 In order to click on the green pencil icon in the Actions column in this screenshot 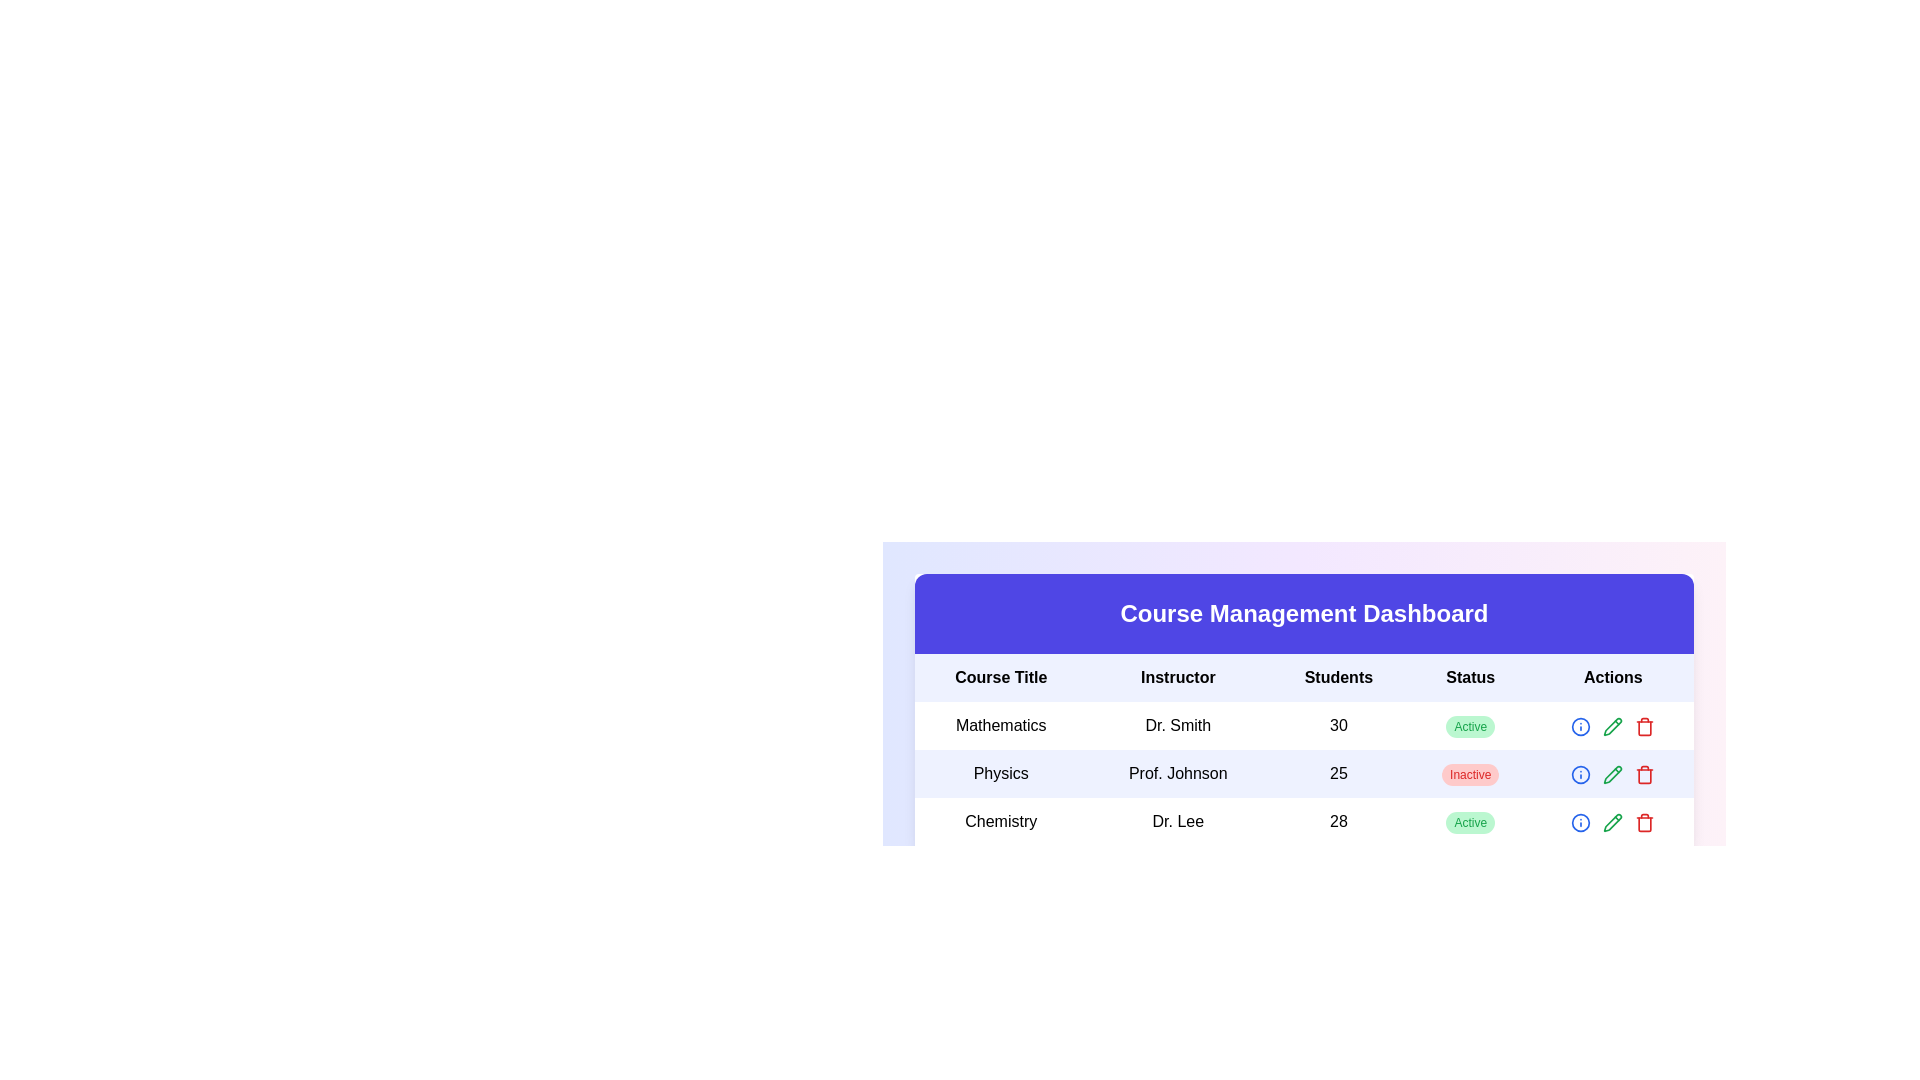, I will do `click(1613, 725)`.